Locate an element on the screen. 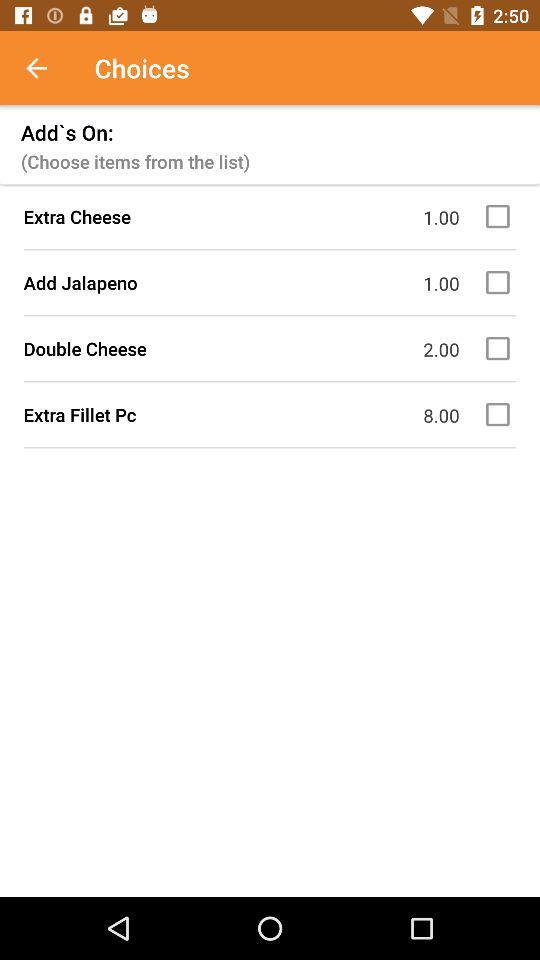  the item above the add`s on: icon is located at coordinates (47, 68).